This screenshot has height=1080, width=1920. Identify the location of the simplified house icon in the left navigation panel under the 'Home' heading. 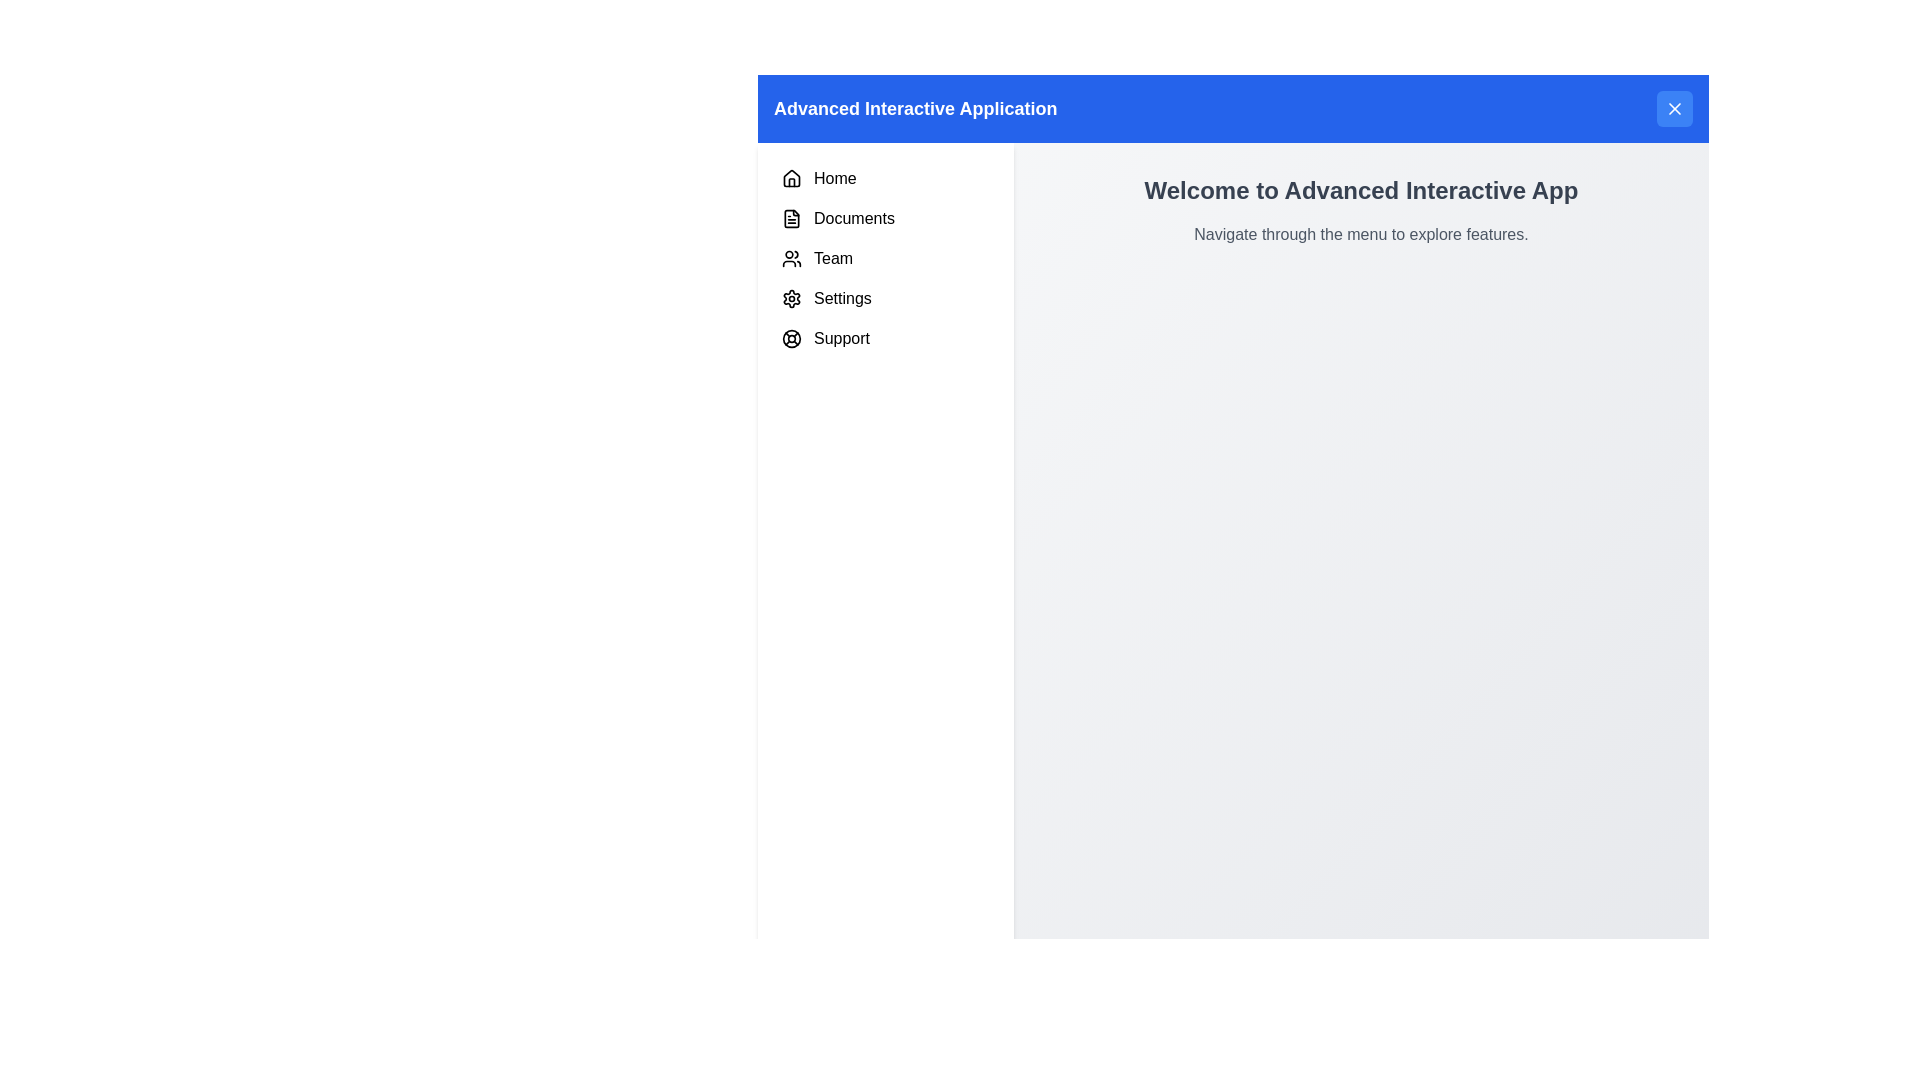
(791, 176).